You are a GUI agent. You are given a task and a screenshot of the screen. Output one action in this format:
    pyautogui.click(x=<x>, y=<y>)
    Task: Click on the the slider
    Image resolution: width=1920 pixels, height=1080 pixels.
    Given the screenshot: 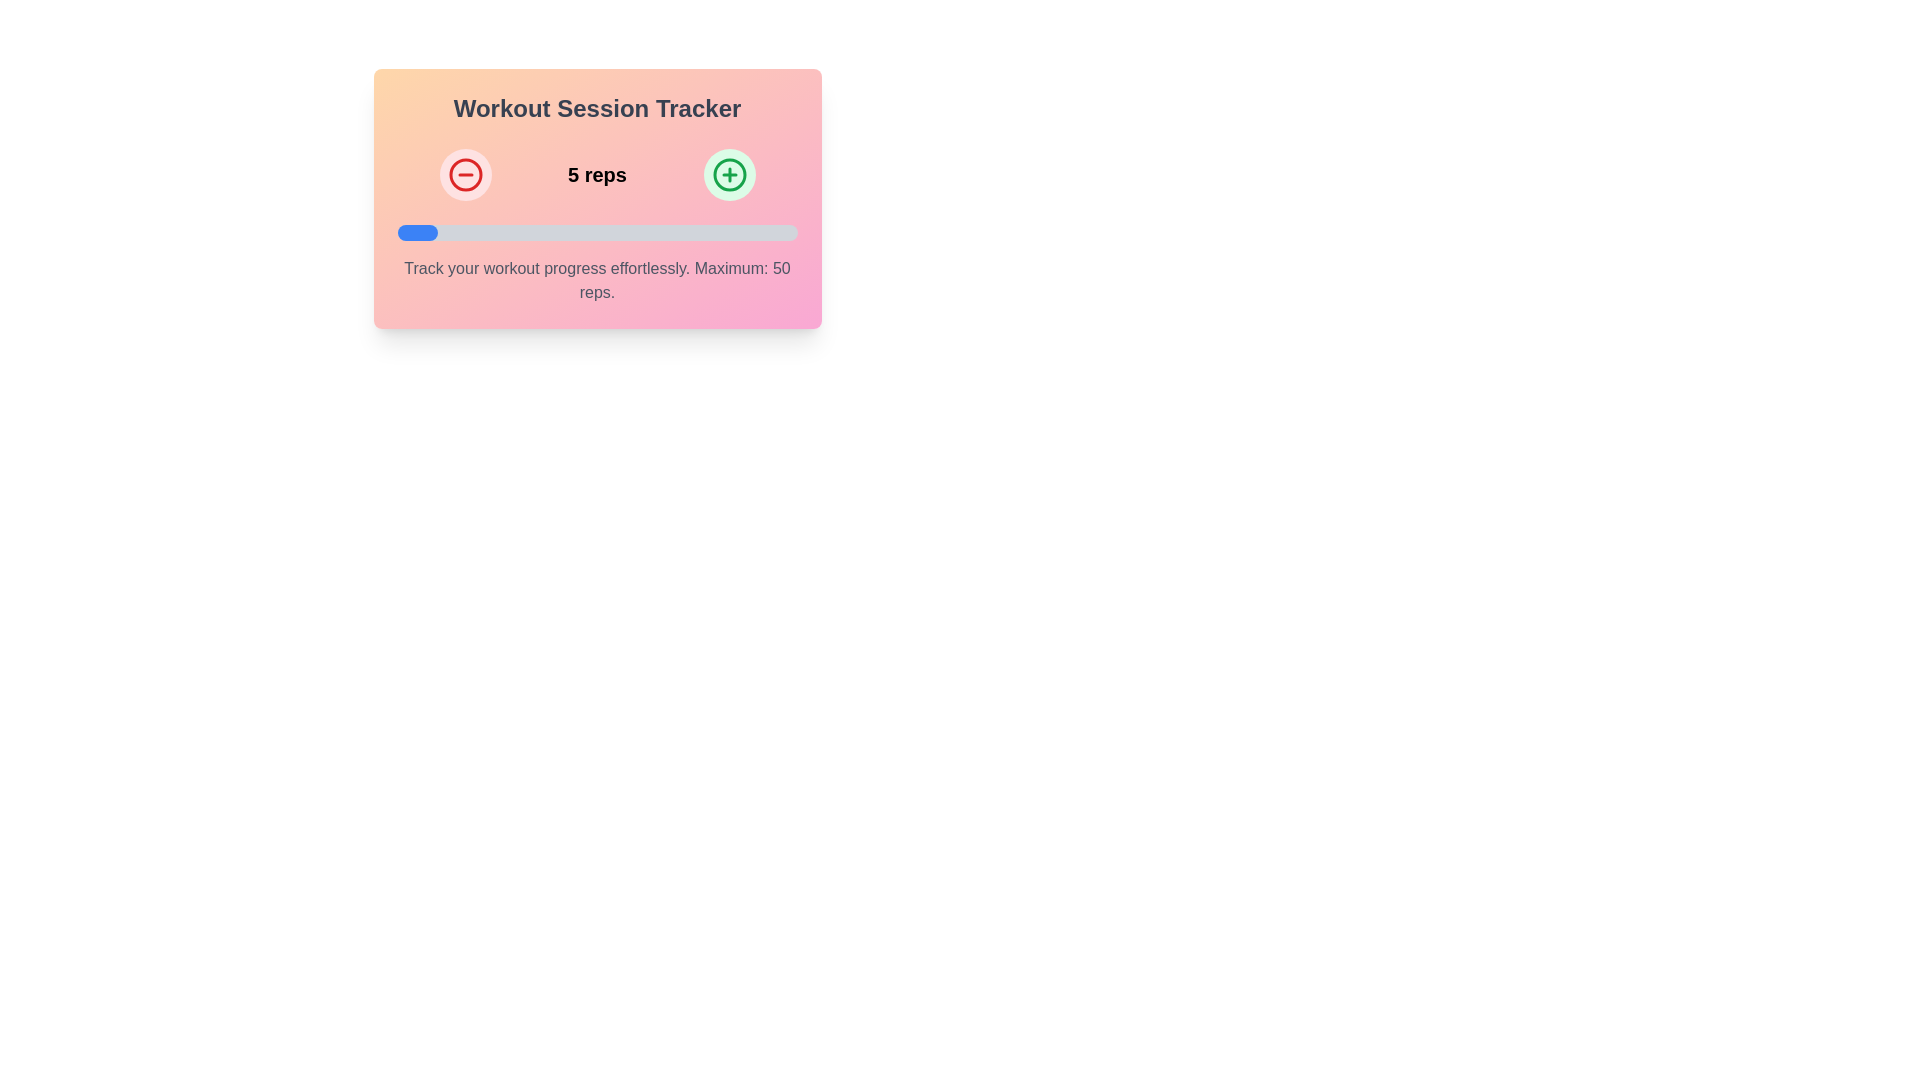 What is the action you would take?
    pyautogui.click(x=403, y=231)
    